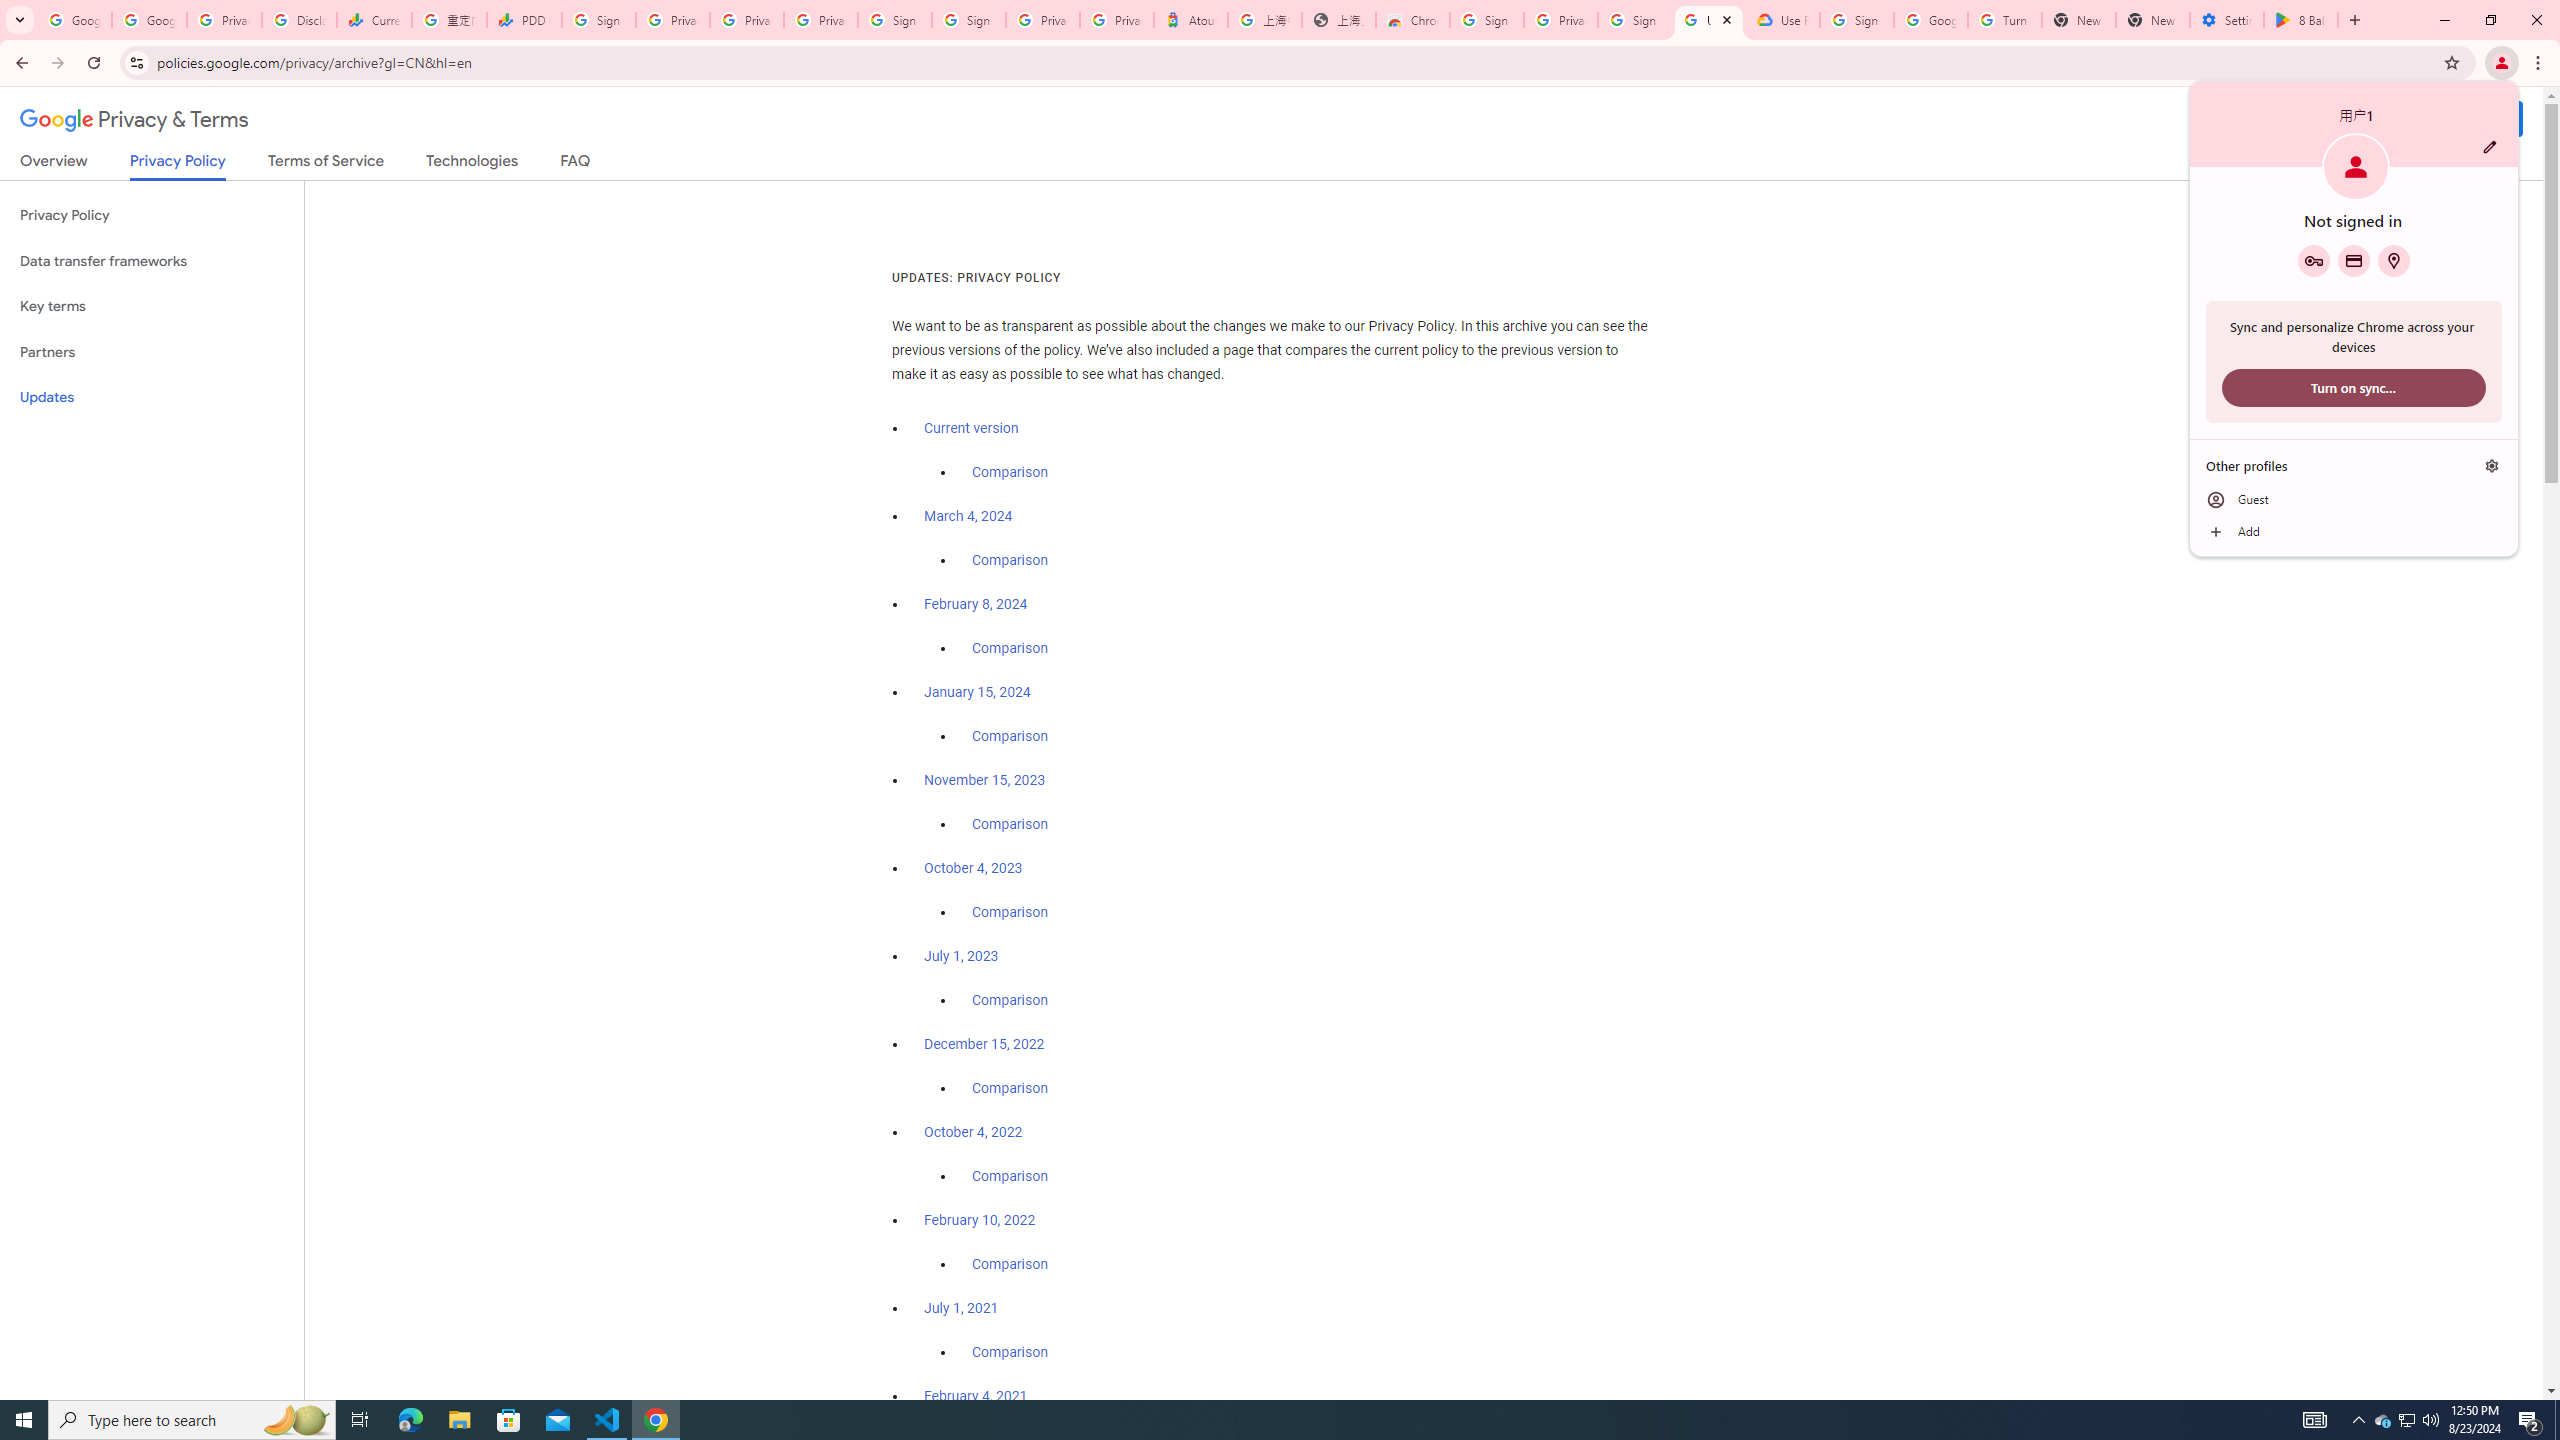  What do you see at coordinates (2530, 1418) in the screenshot?
I see `'Action Center, 2 new notifications'` at bounding box center [2530, 1418].